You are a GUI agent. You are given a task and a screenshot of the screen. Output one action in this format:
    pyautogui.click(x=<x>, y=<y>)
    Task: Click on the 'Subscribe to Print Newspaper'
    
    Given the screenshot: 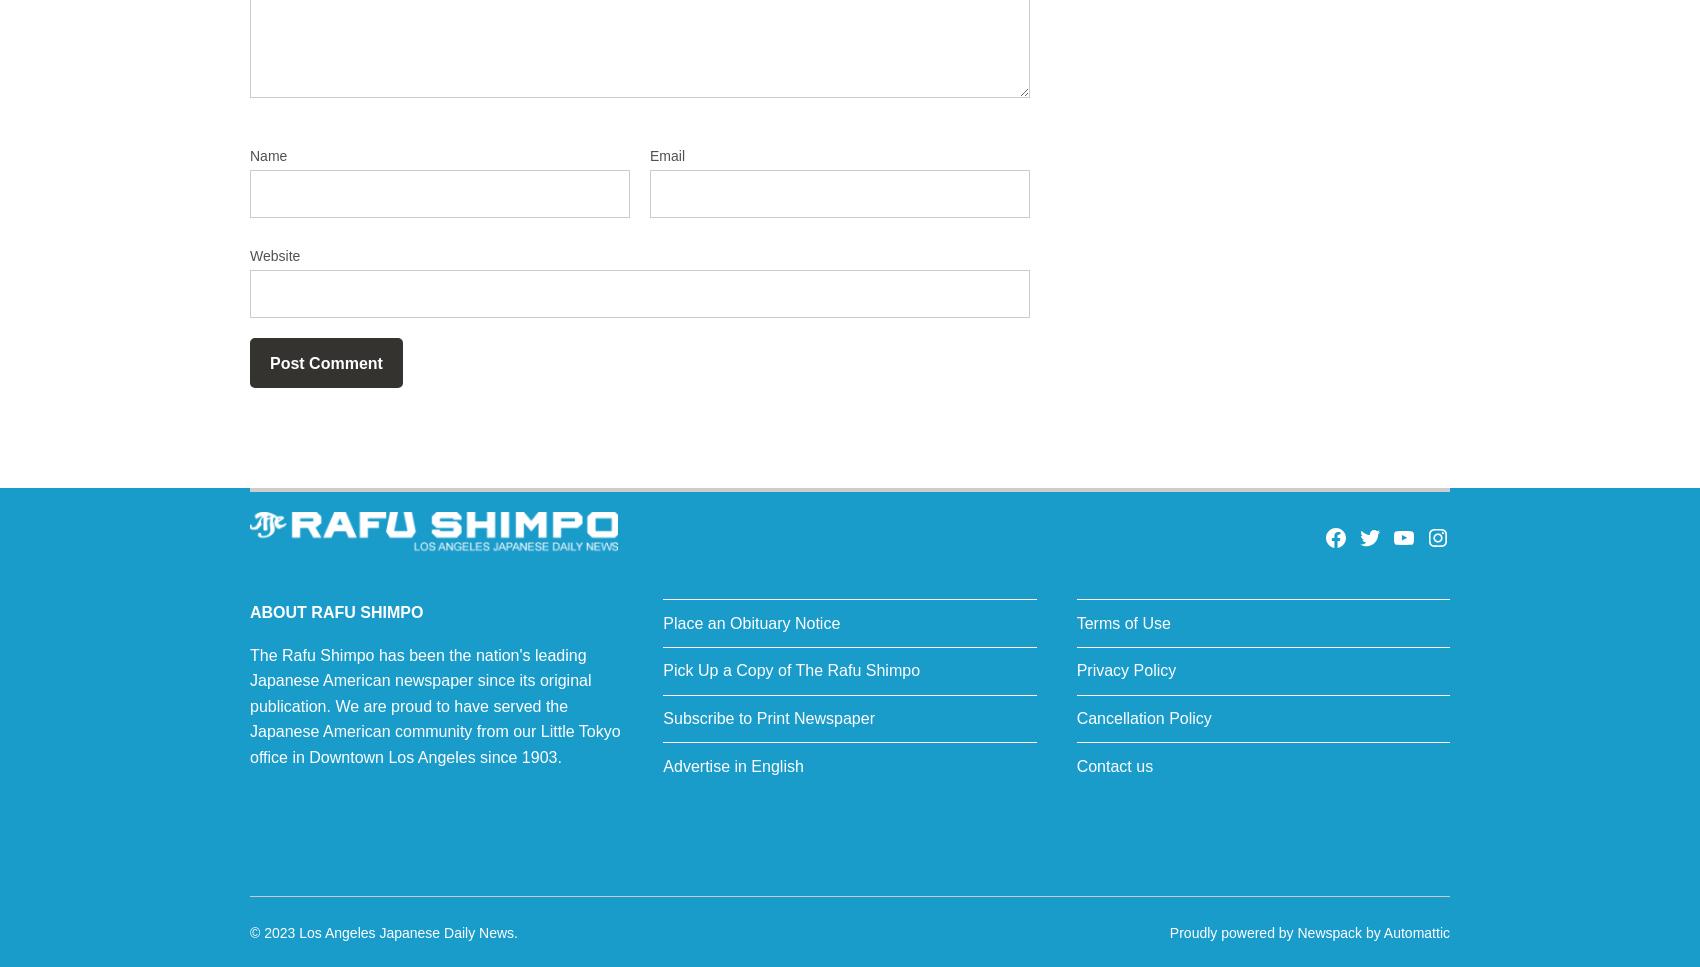 What is the action you would take?
    pyautogui.click(x=663, y=717)
    